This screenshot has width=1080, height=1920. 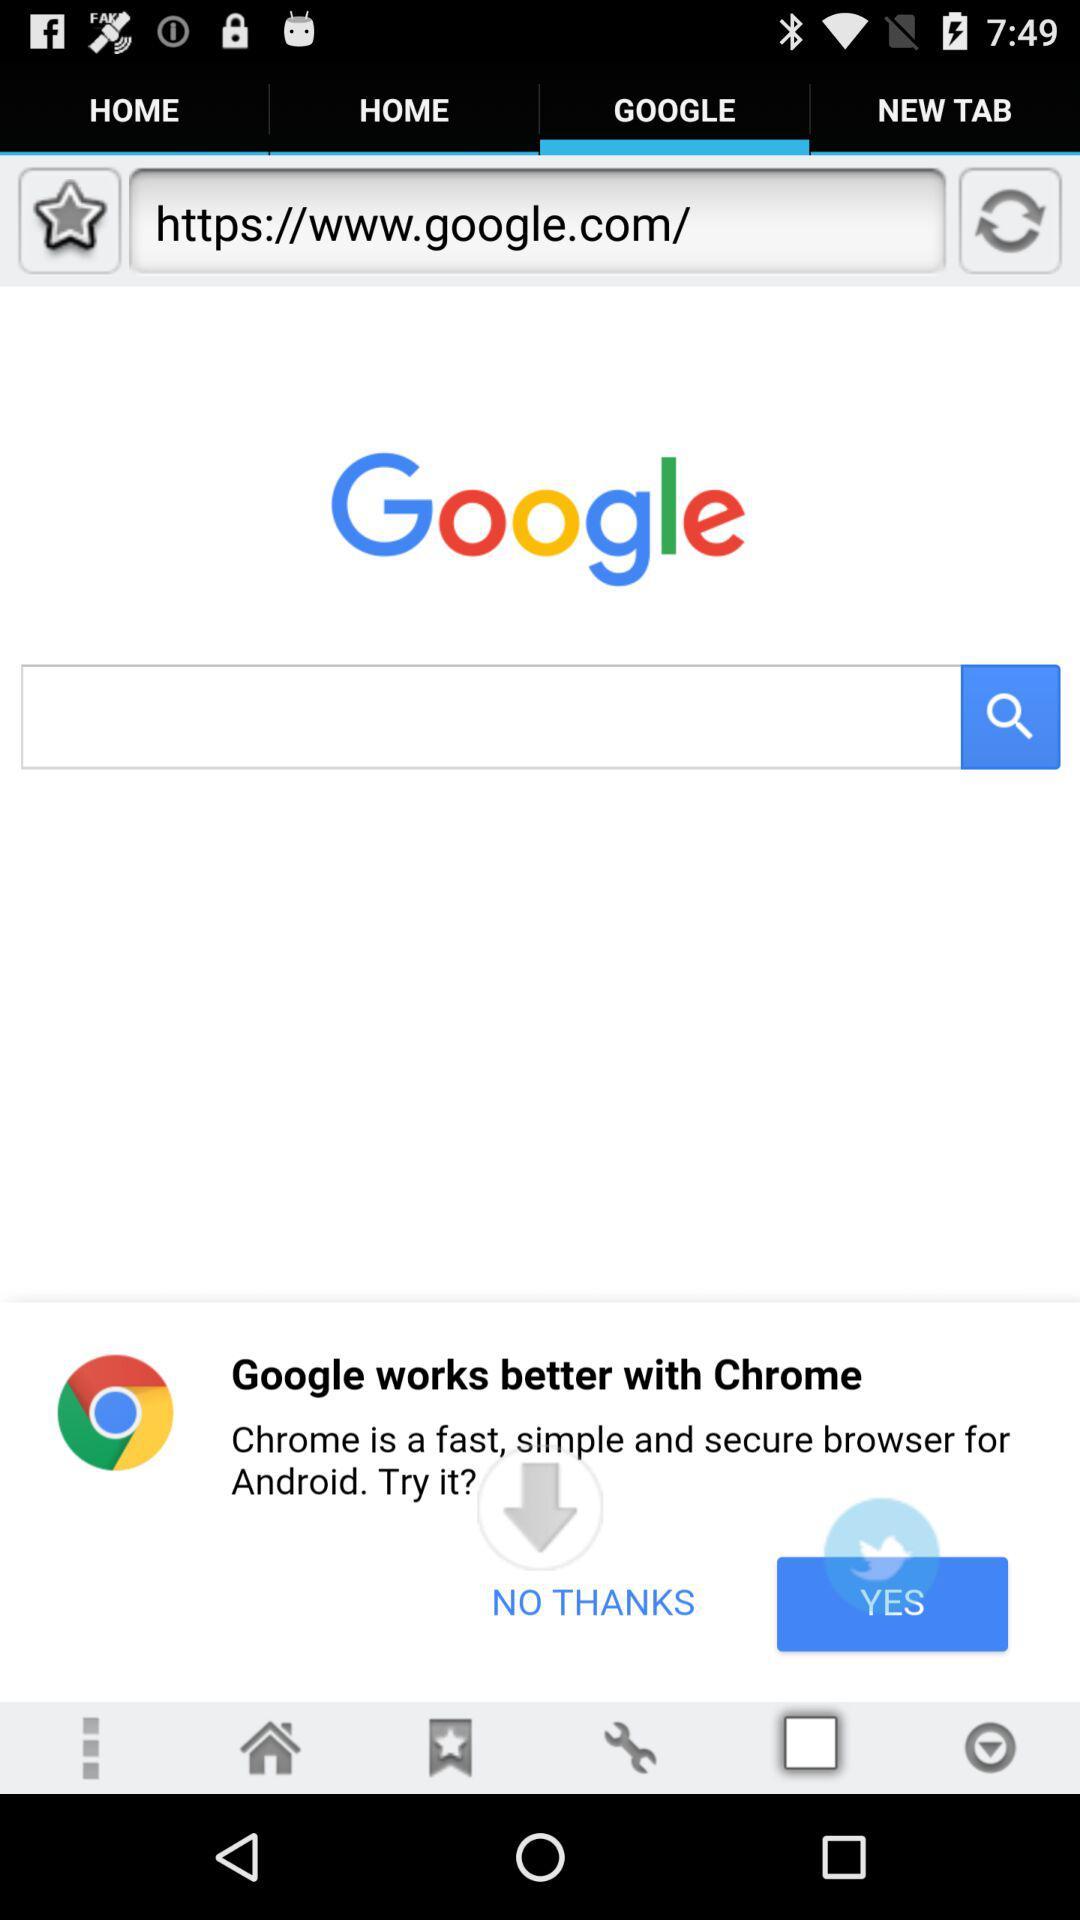 What do you see at coordinates (990, 1746) in the screenshot?
I see `acess dropdown menu` at bounding box center [990, 1746].